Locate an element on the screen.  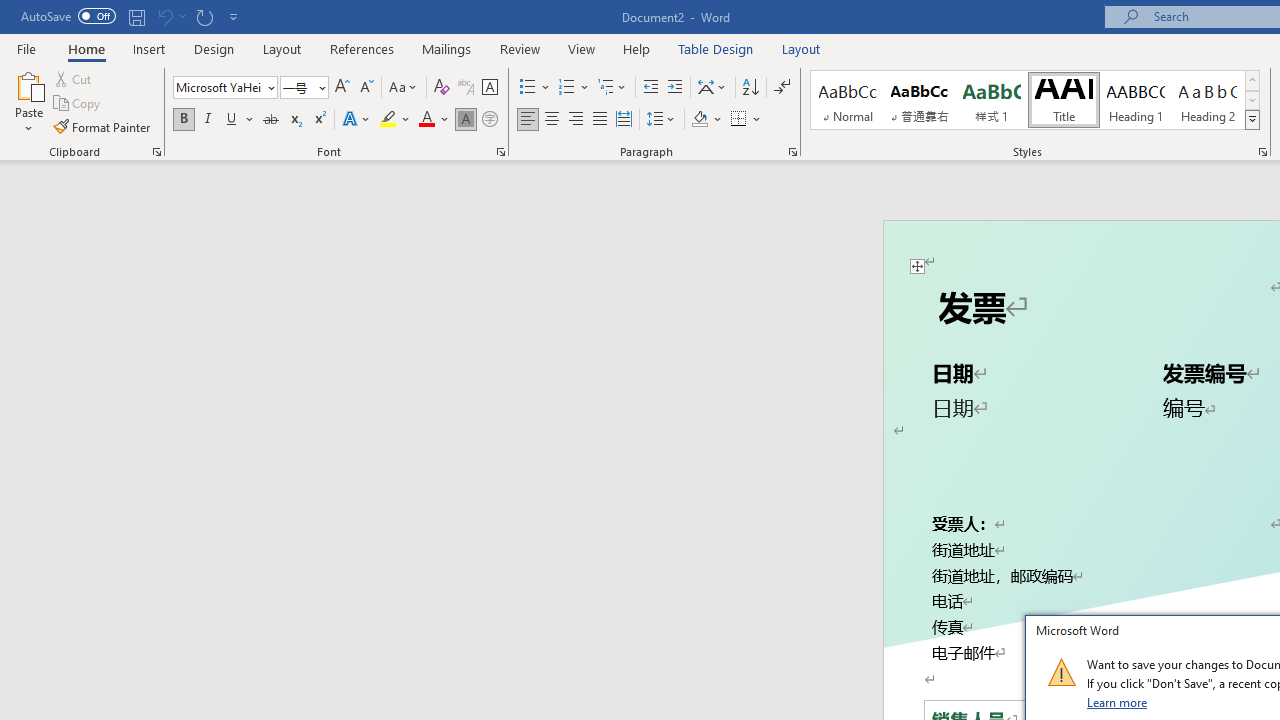
'Title' is located at coordinates (1062, 100).